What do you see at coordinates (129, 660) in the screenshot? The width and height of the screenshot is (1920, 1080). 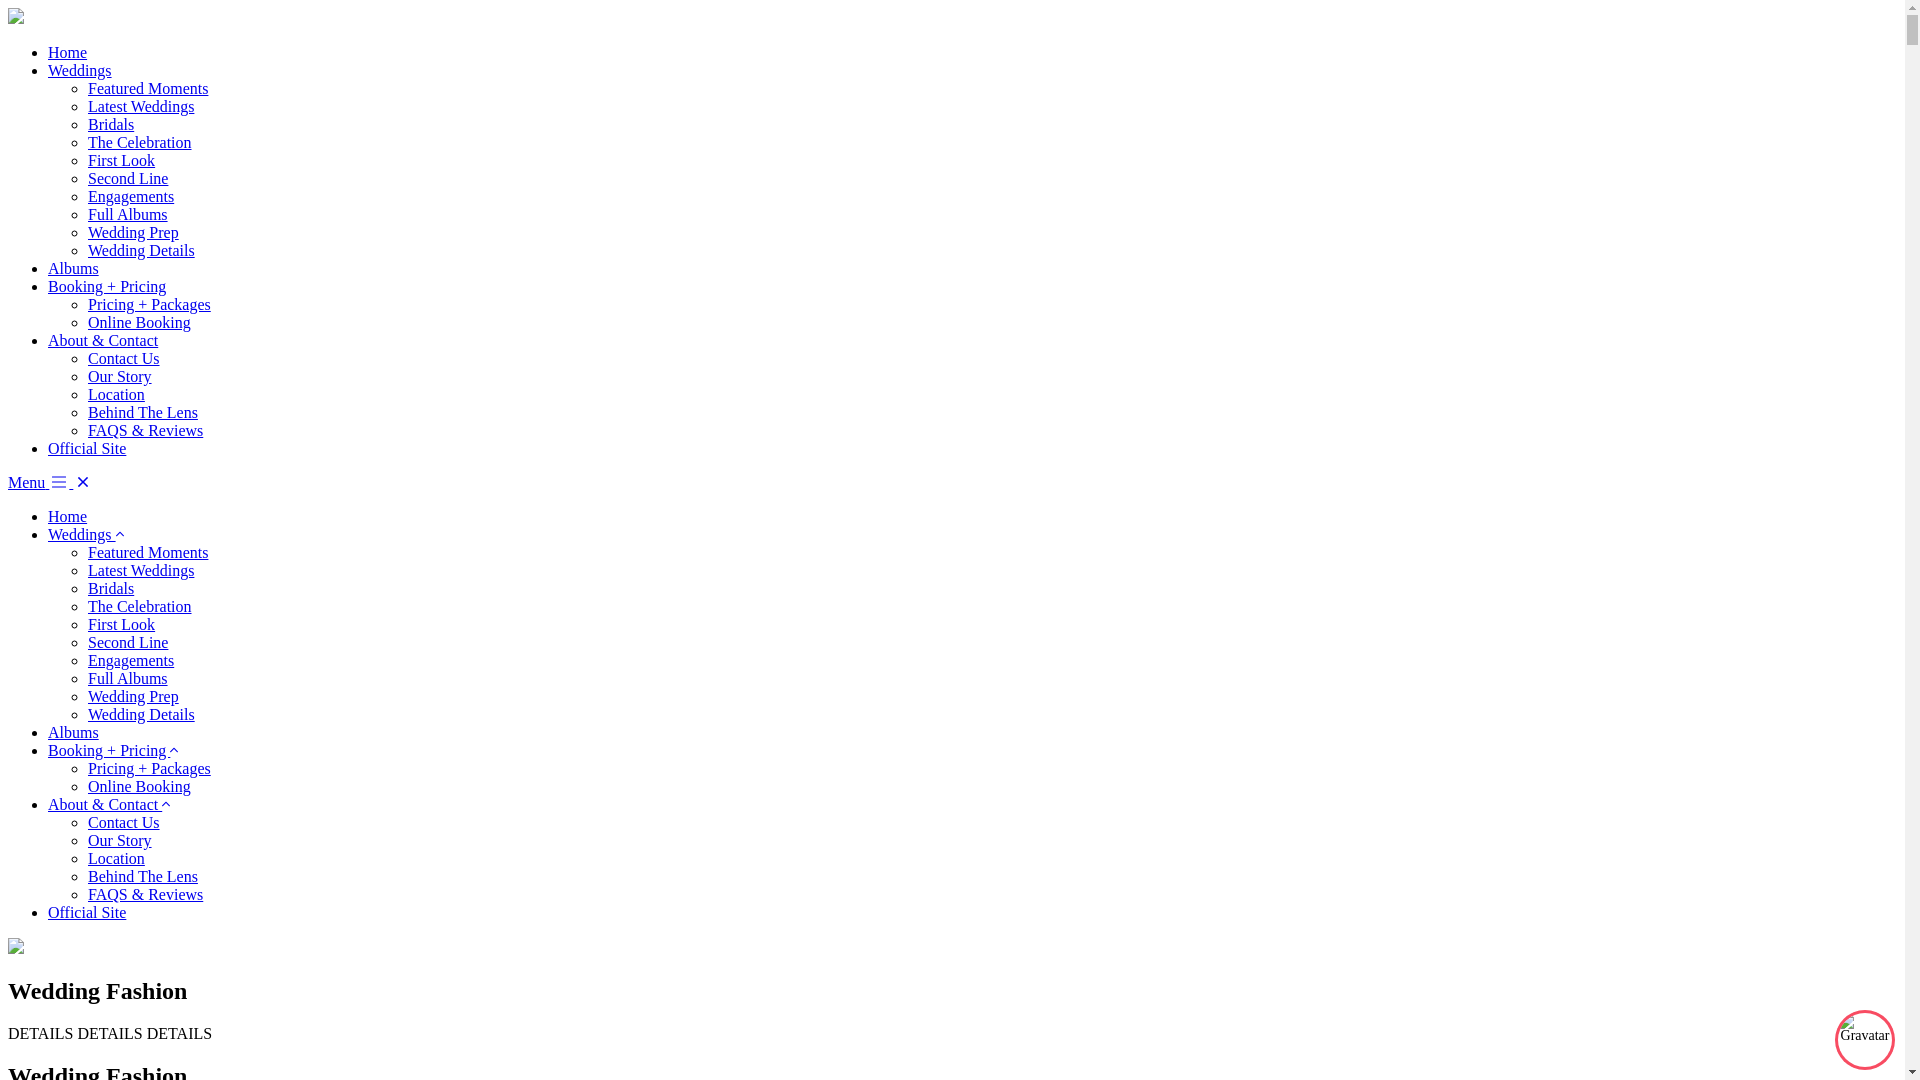 I see `'Engagements'` at bounding box center [129, 660].